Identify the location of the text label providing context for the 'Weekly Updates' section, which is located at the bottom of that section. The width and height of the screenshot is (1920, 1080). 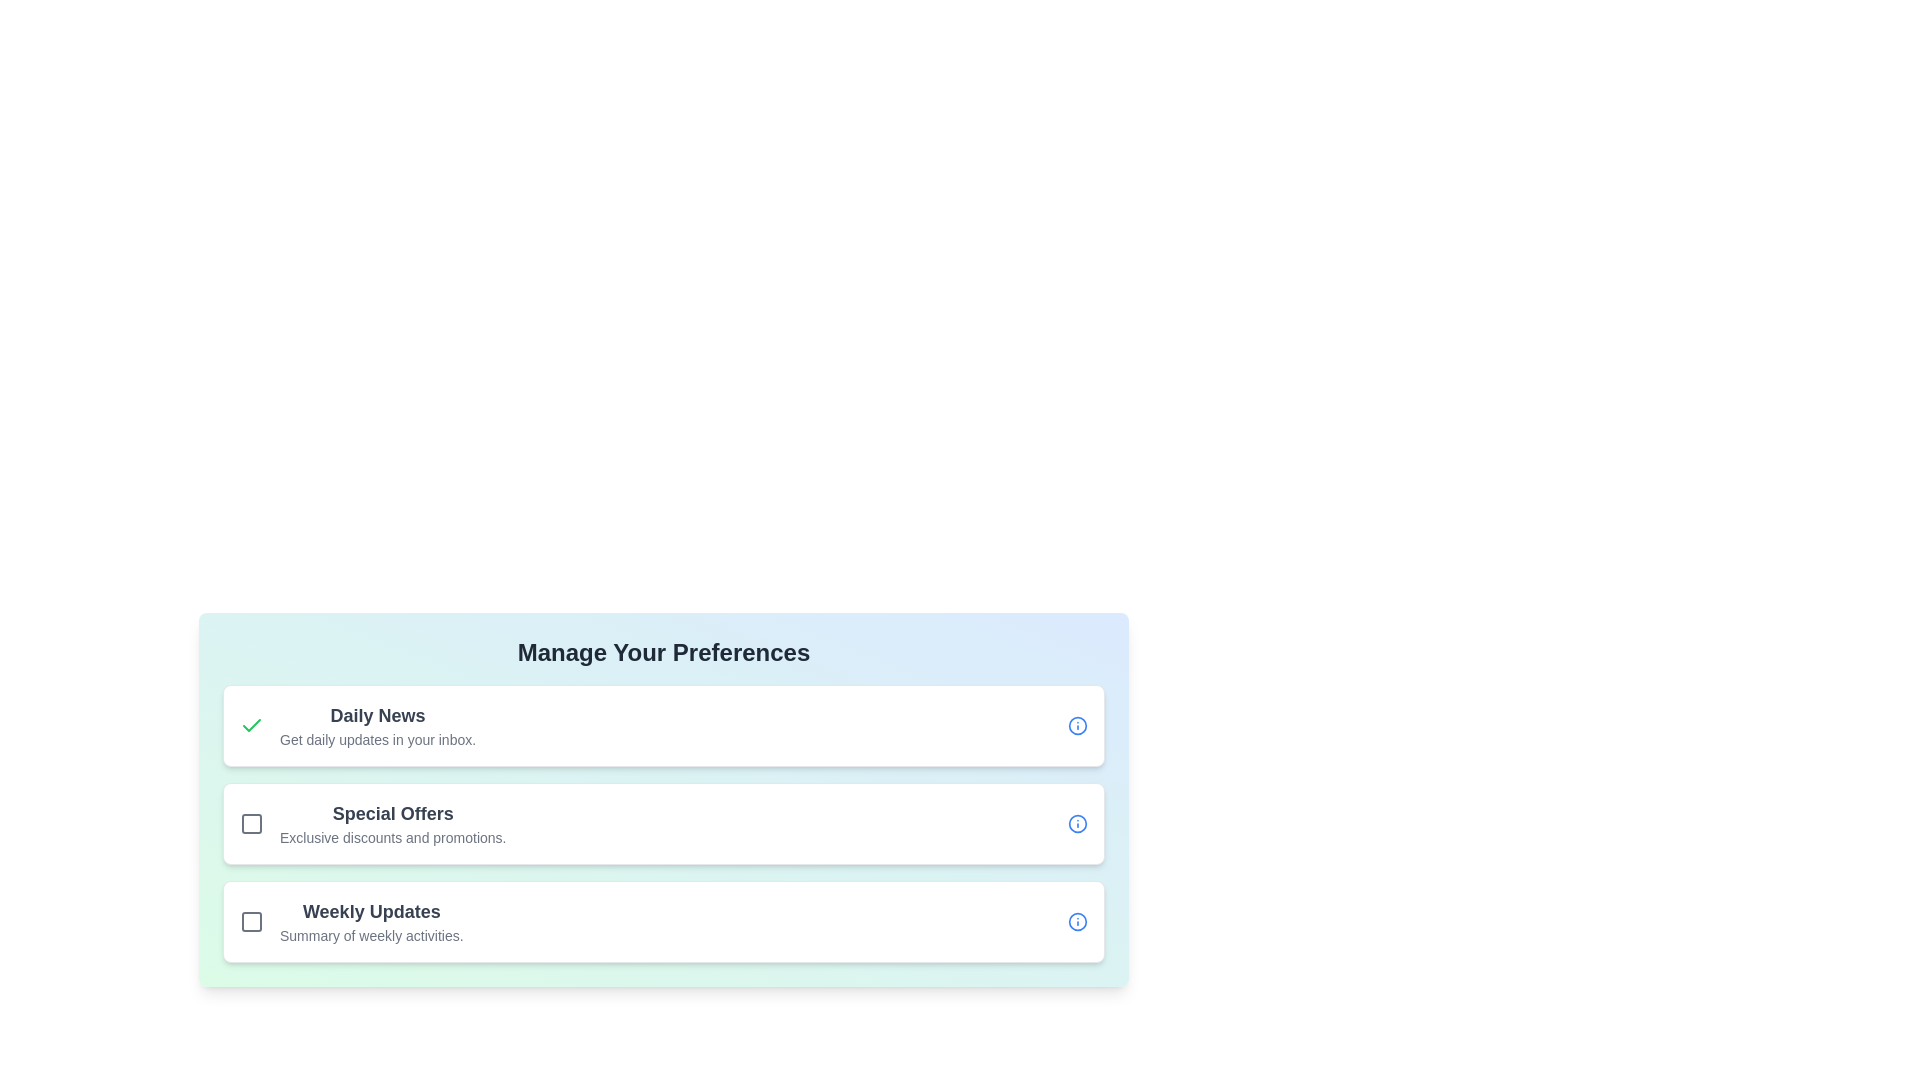
(371, 936).